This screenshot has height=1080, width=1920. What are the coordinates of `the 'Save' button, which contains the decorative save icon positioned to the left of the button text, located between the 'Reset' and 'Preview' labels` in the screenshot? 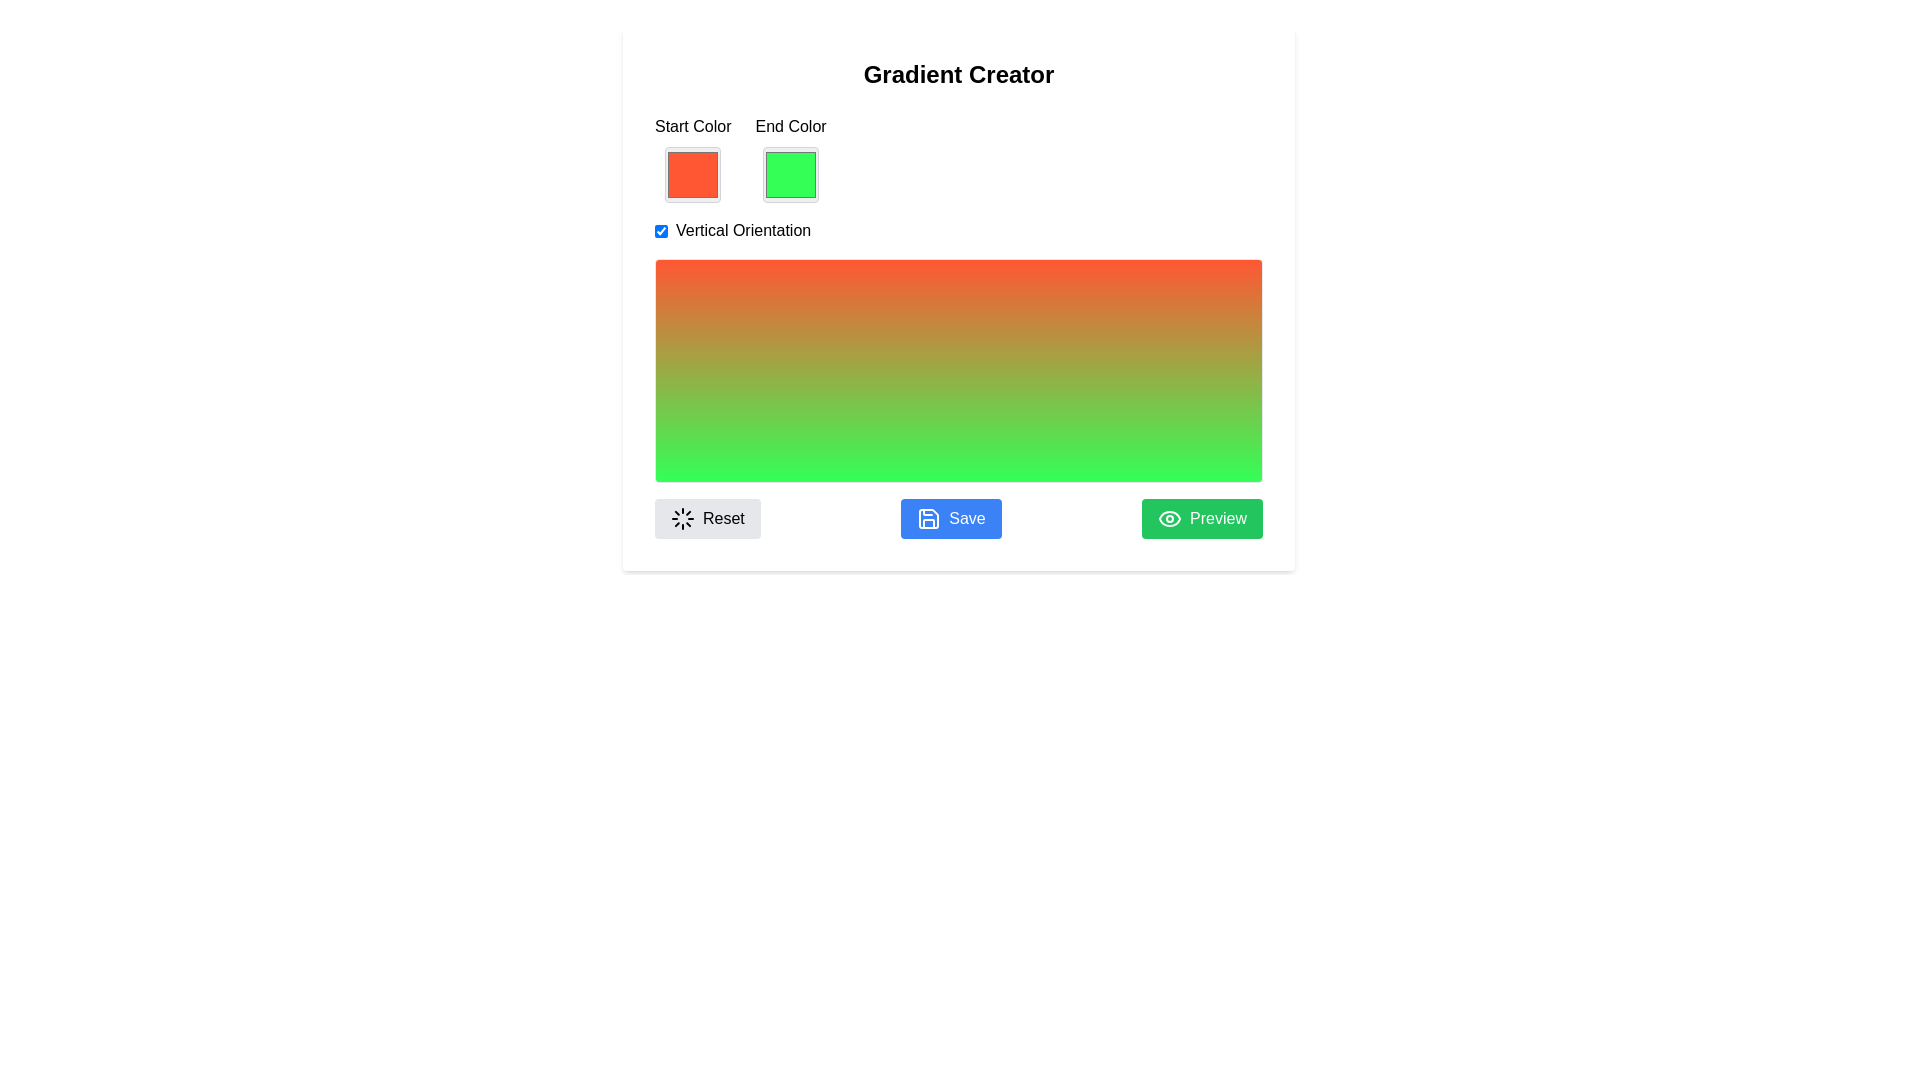 It's located at (928, 518).